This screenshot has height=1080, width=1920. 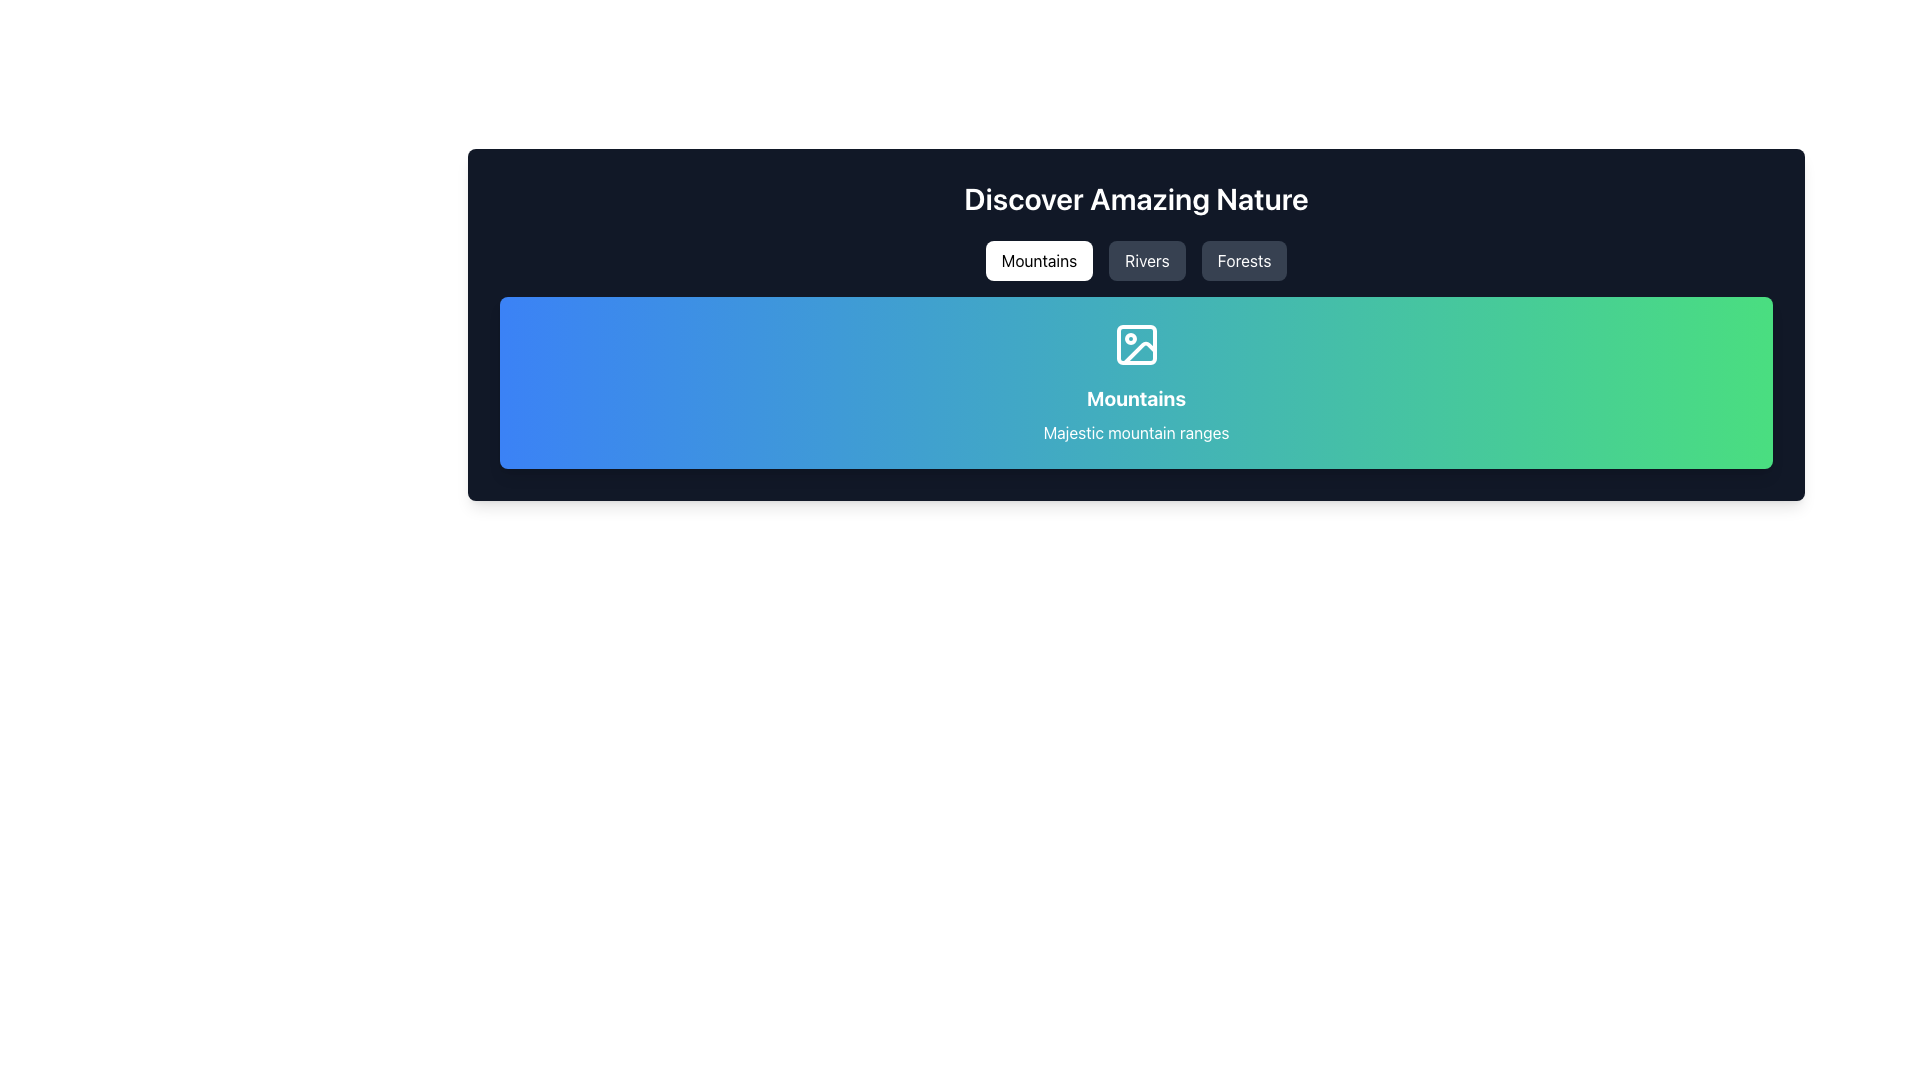 I want to click on the dark gray button labeled 'Forests', which is the third button in a row of three buttons, to interact with it, so click(x=1243, y=260).